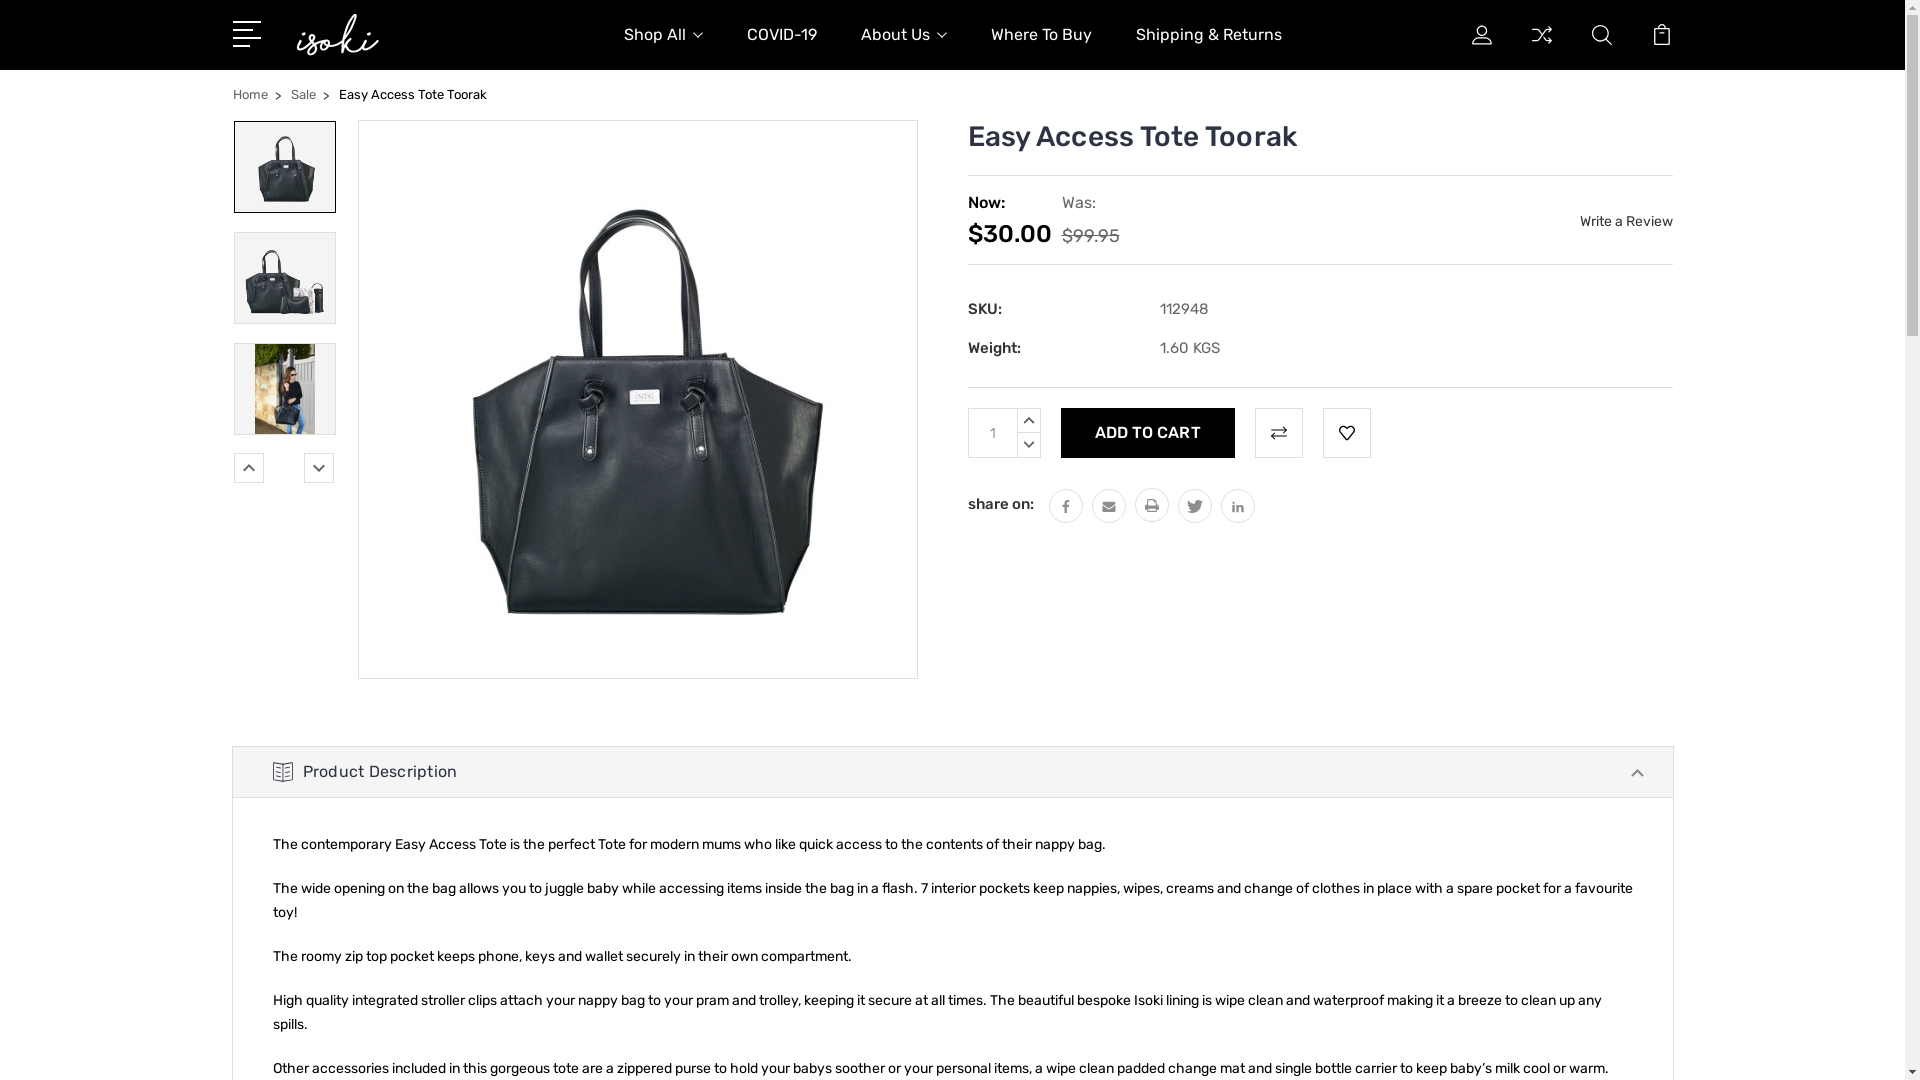 The width and height of the screenshot is (1920, 1080). What do you see at coordinates (337, 34) in the screenshot?
I see `'Isoki Australia'` at bounding box center [337, 34].